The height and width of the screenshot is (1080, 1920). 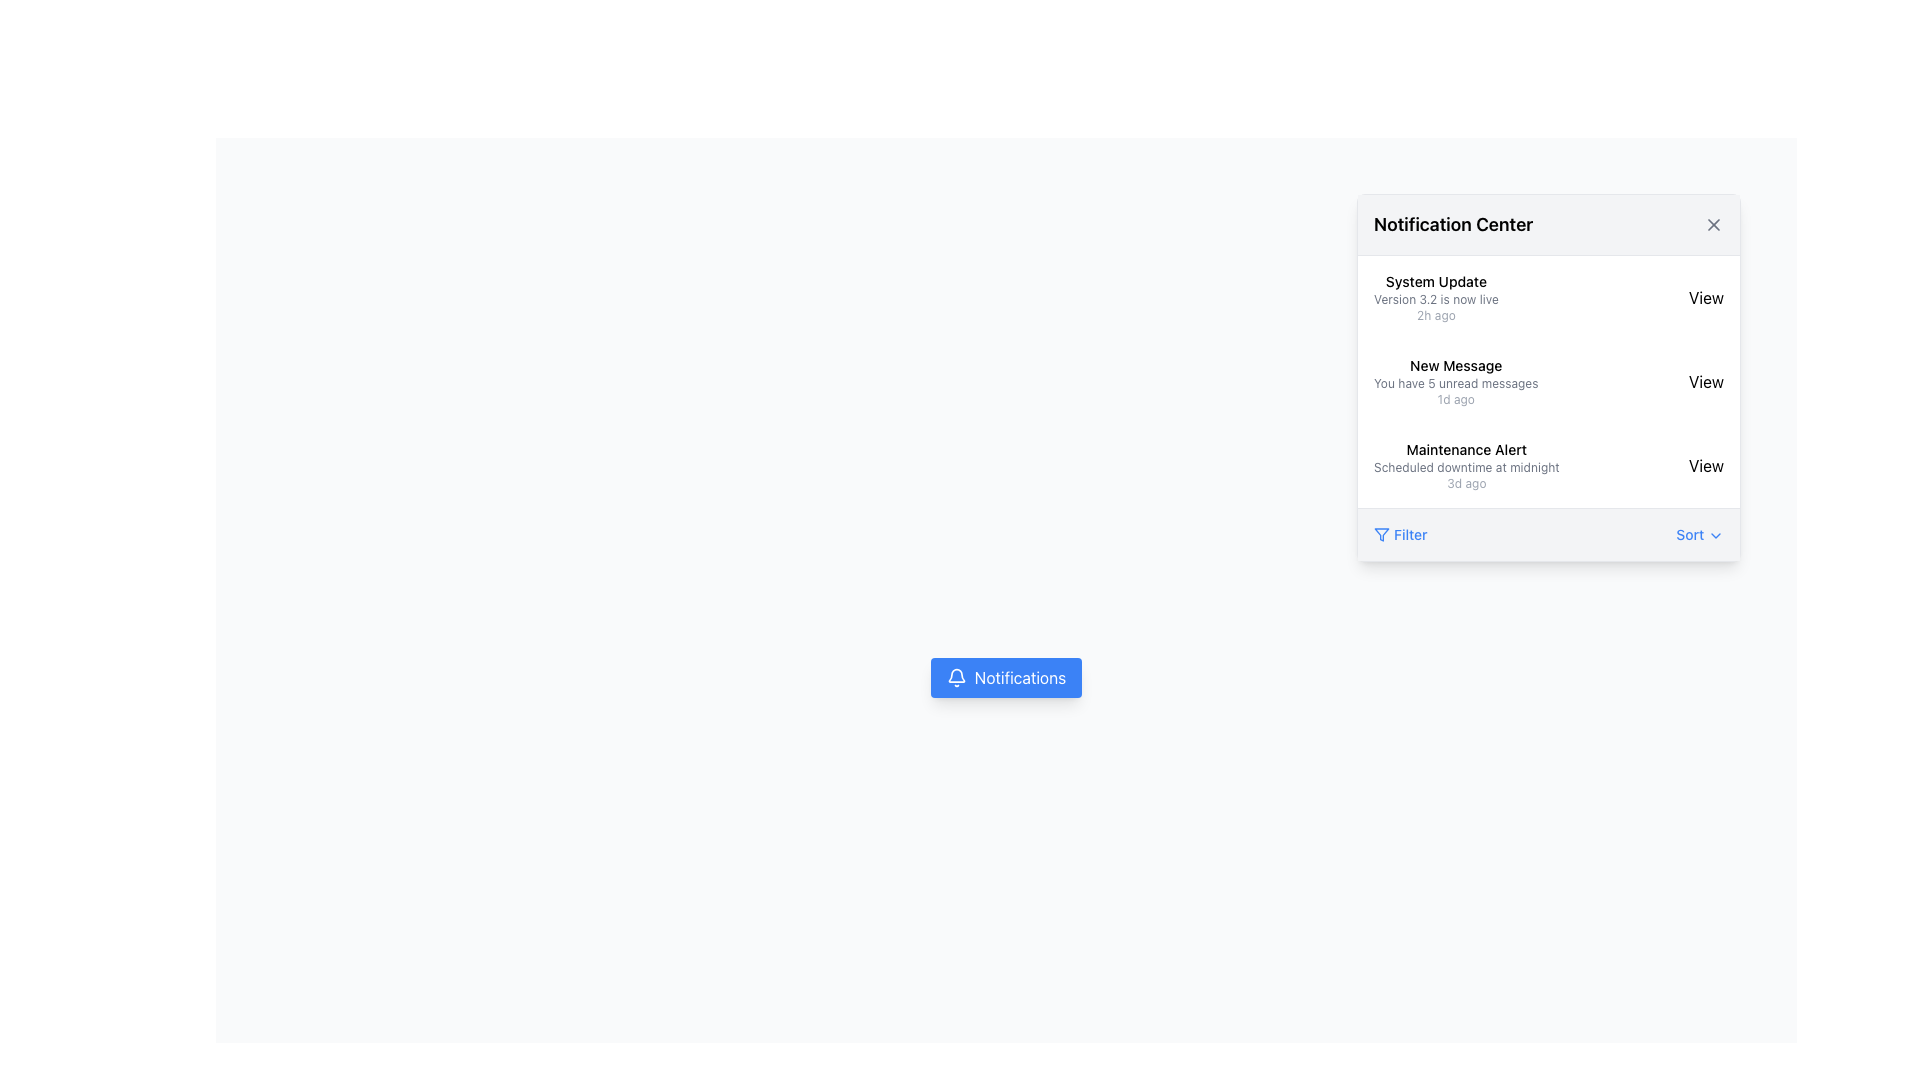 What do you see at coordinates (1712, 224) in the screenshot?
I see `the small 'X' icon button in the top-right corner of the 'Notification Center' modal to trigger the color change effect` at bounding box center [1712, 224].